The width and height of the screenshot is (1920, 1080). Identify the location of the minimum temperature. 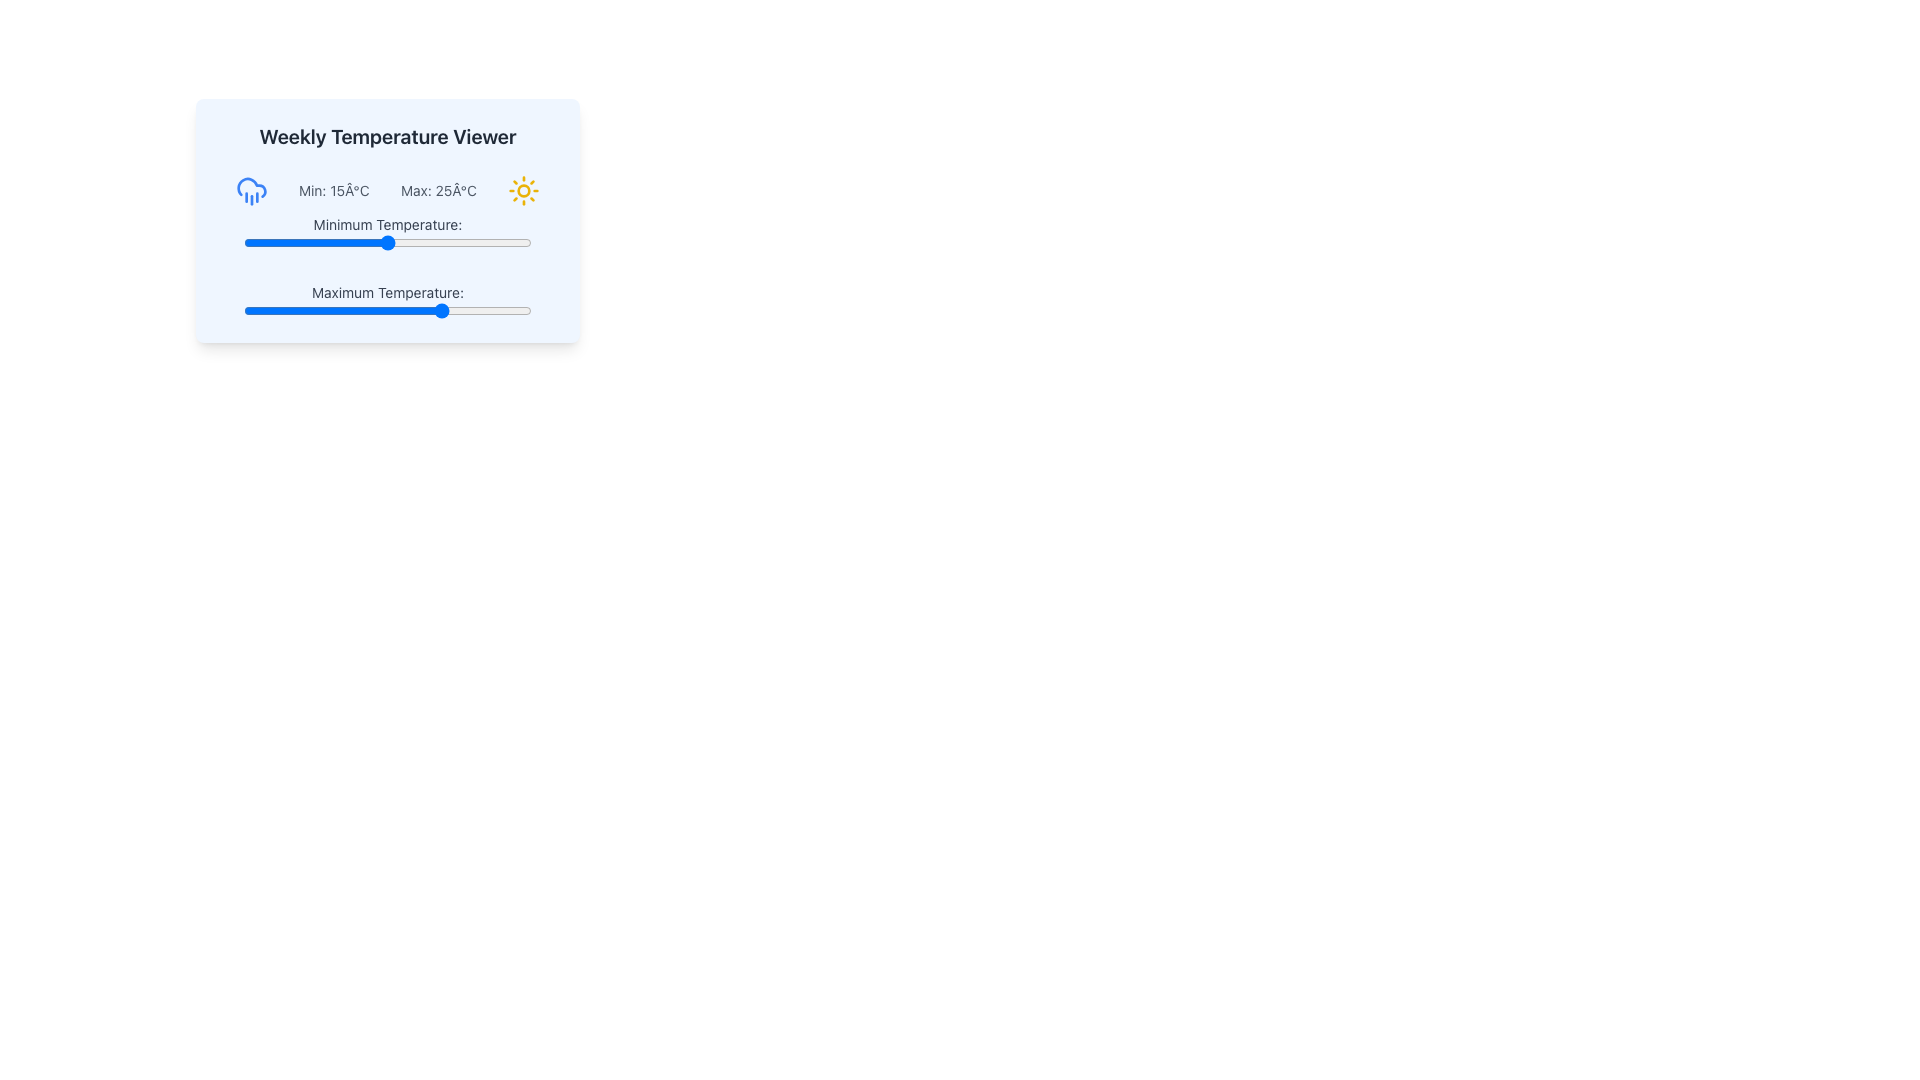
(347, 242).